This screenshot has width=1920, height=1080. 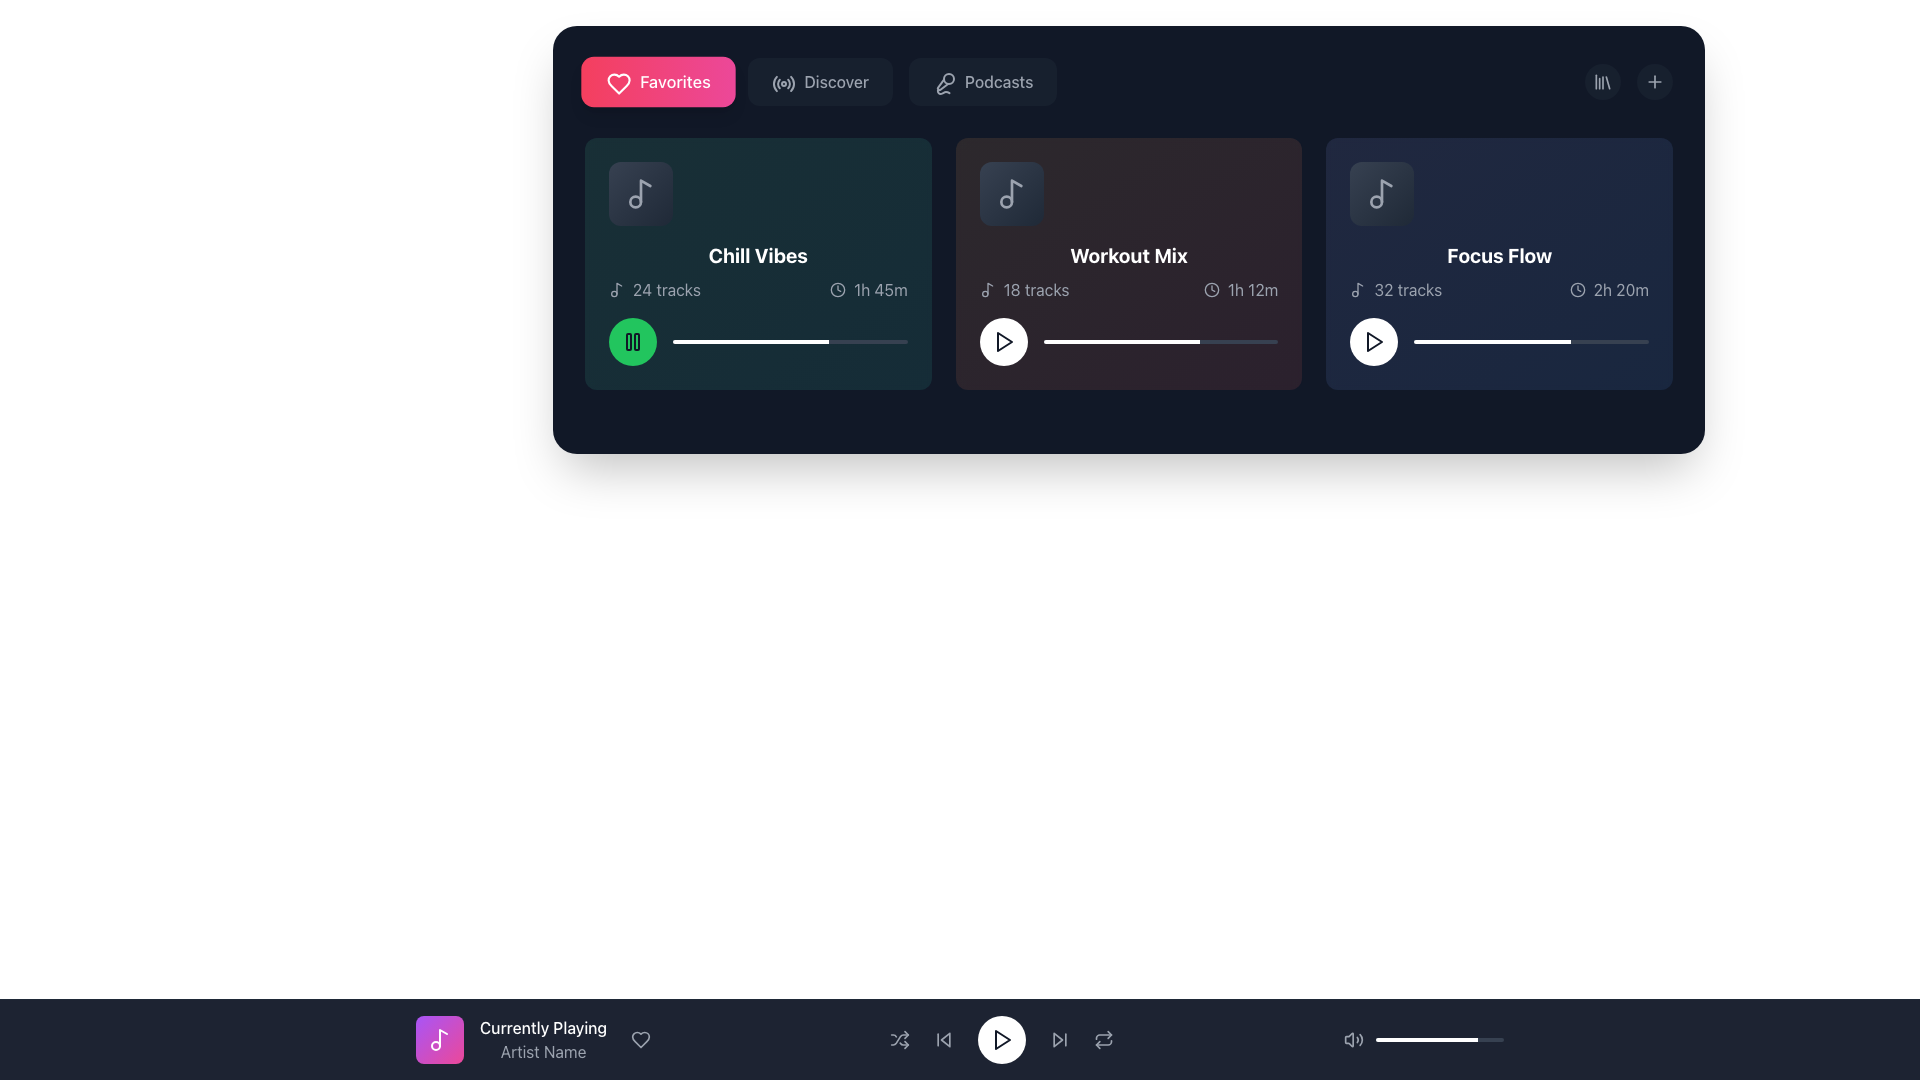 What do you see at coordinates (641, 193) in the screenshot?
I see `the thumbnail or icon representing the 'Chill Vibes' music playlist, located in the top left corner of its rectangular card` at bounding box center [641, 193].